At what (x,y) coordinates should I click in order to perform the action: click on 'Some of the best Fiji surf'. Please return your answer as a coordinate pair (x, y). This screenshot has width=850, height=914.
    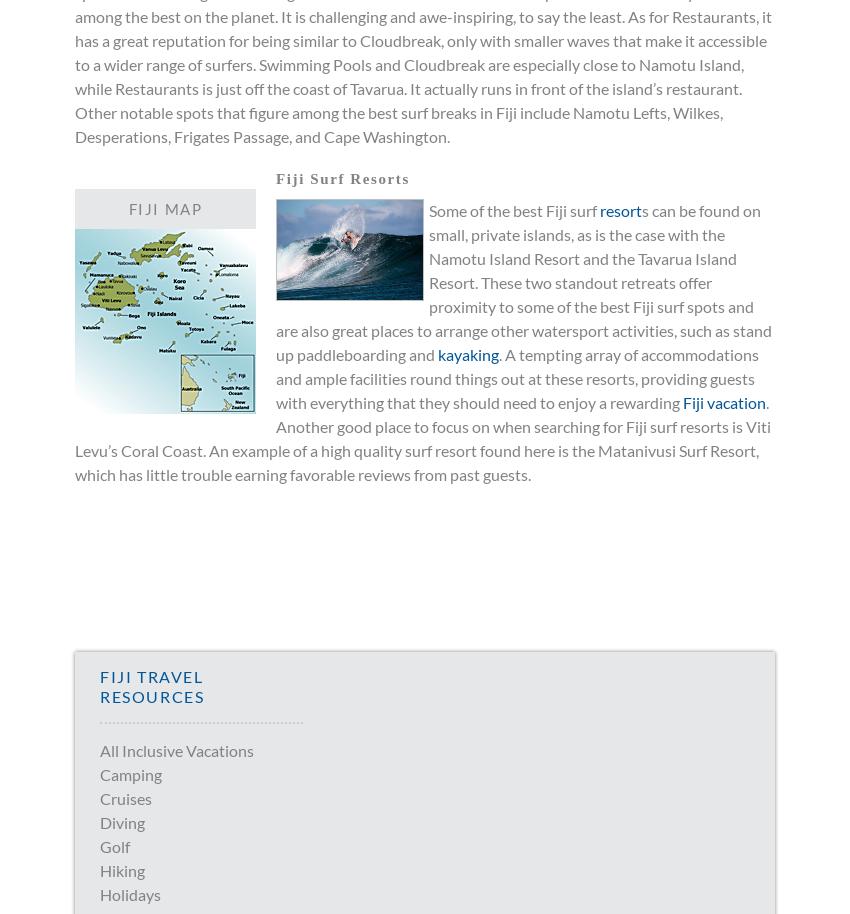
    Looking at the image, I should click on (427, 210).